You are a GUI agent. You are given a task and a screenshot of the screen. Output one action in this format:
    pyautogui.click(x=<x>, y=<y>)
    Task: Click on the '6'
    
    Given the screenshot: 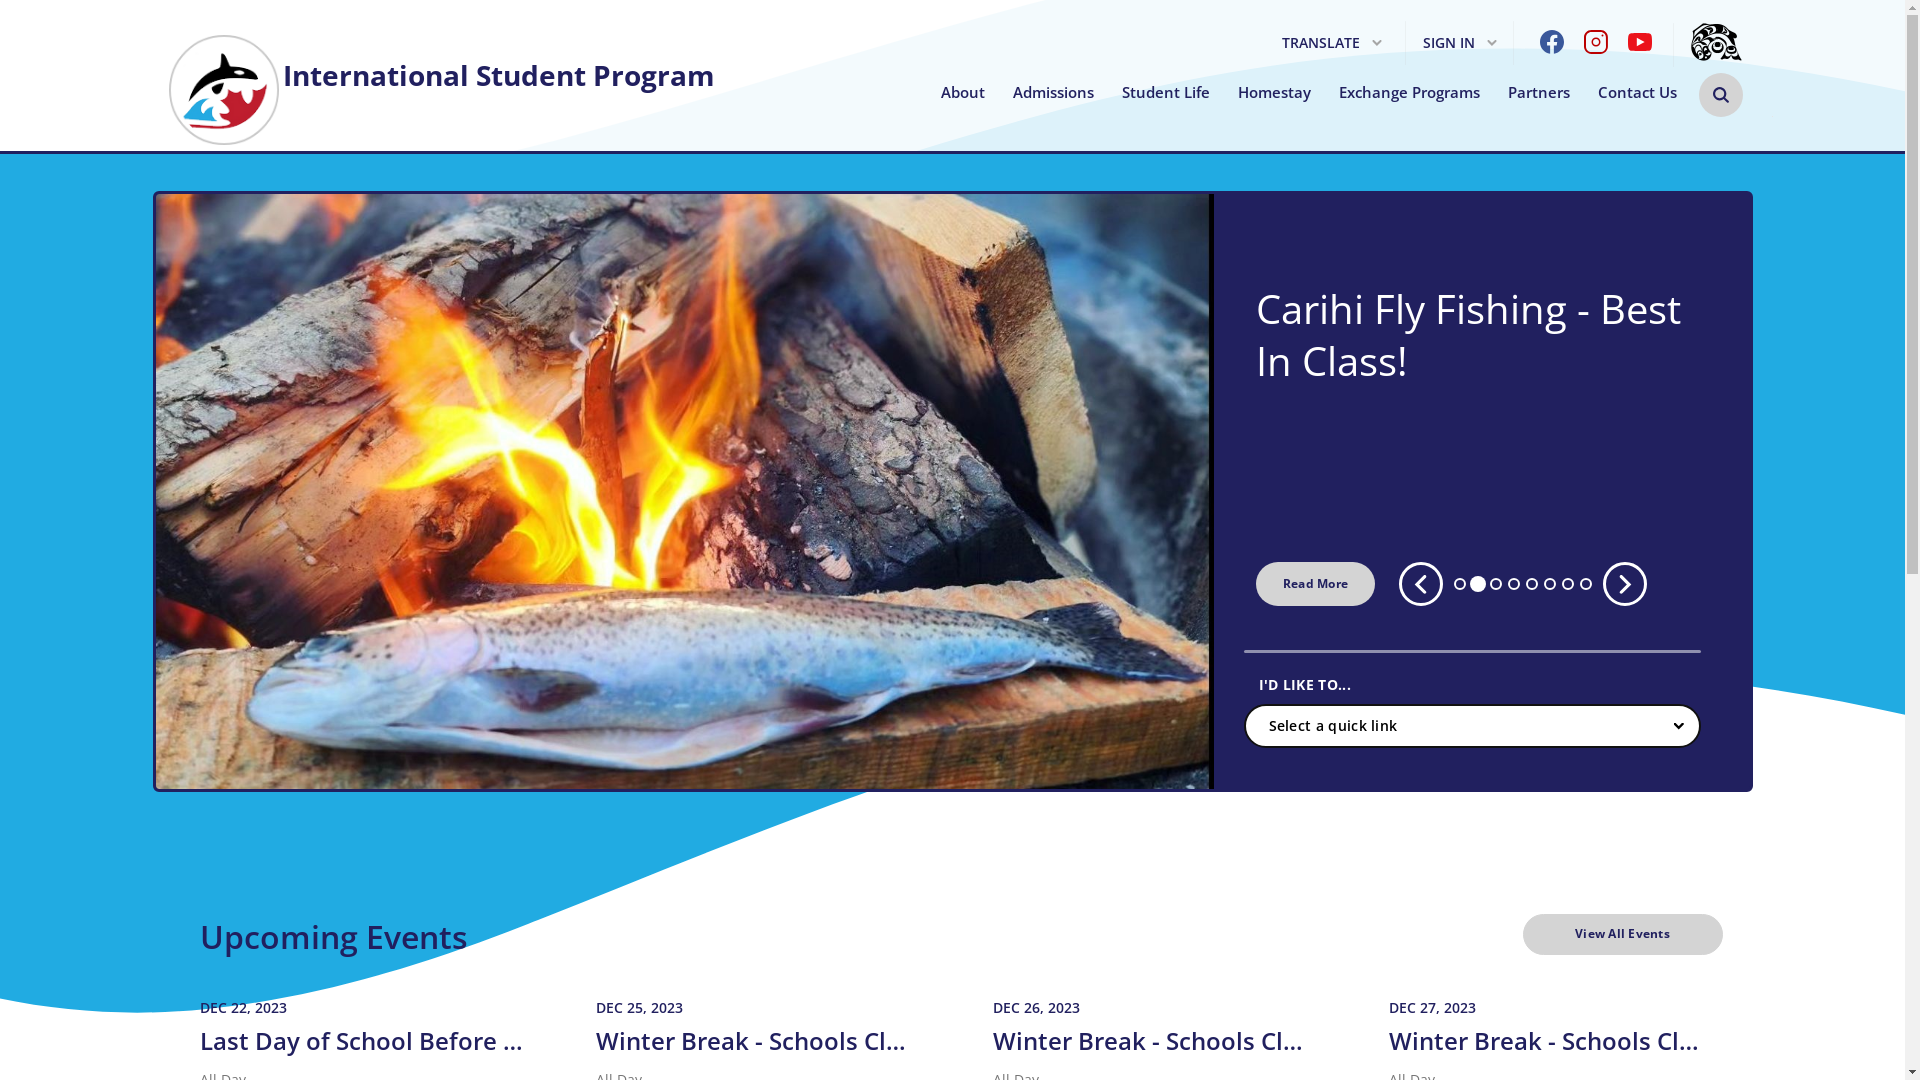 What is the action you would take?
    pyautogui.click(x=1543, y=583)
    